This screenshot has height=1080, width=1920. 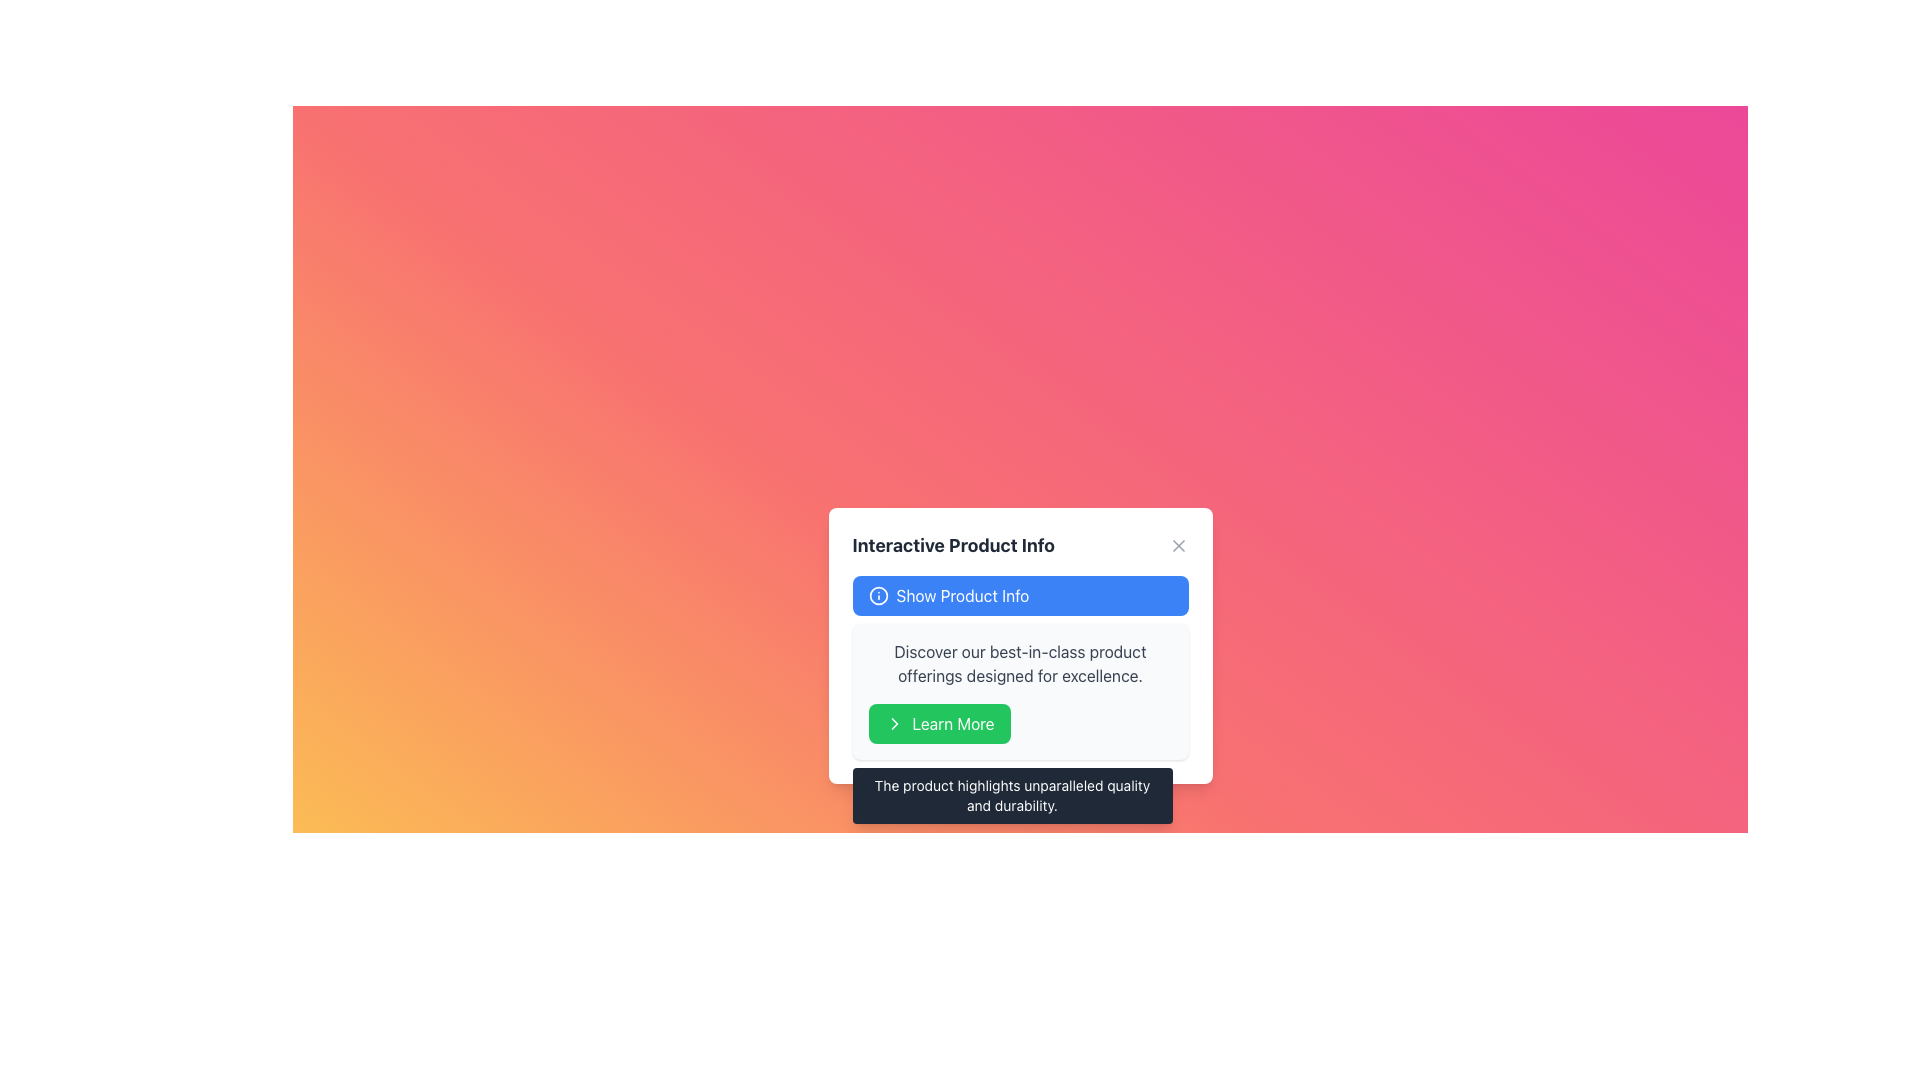 What do you see at coordinates (1020, 663) in the screenshot?
I see `the descriptive text label that provides context about the product offerings, positioned above the green 'Learn More' button and below the blue 'Show Product Info' button` at bounding box center [1020, 663].